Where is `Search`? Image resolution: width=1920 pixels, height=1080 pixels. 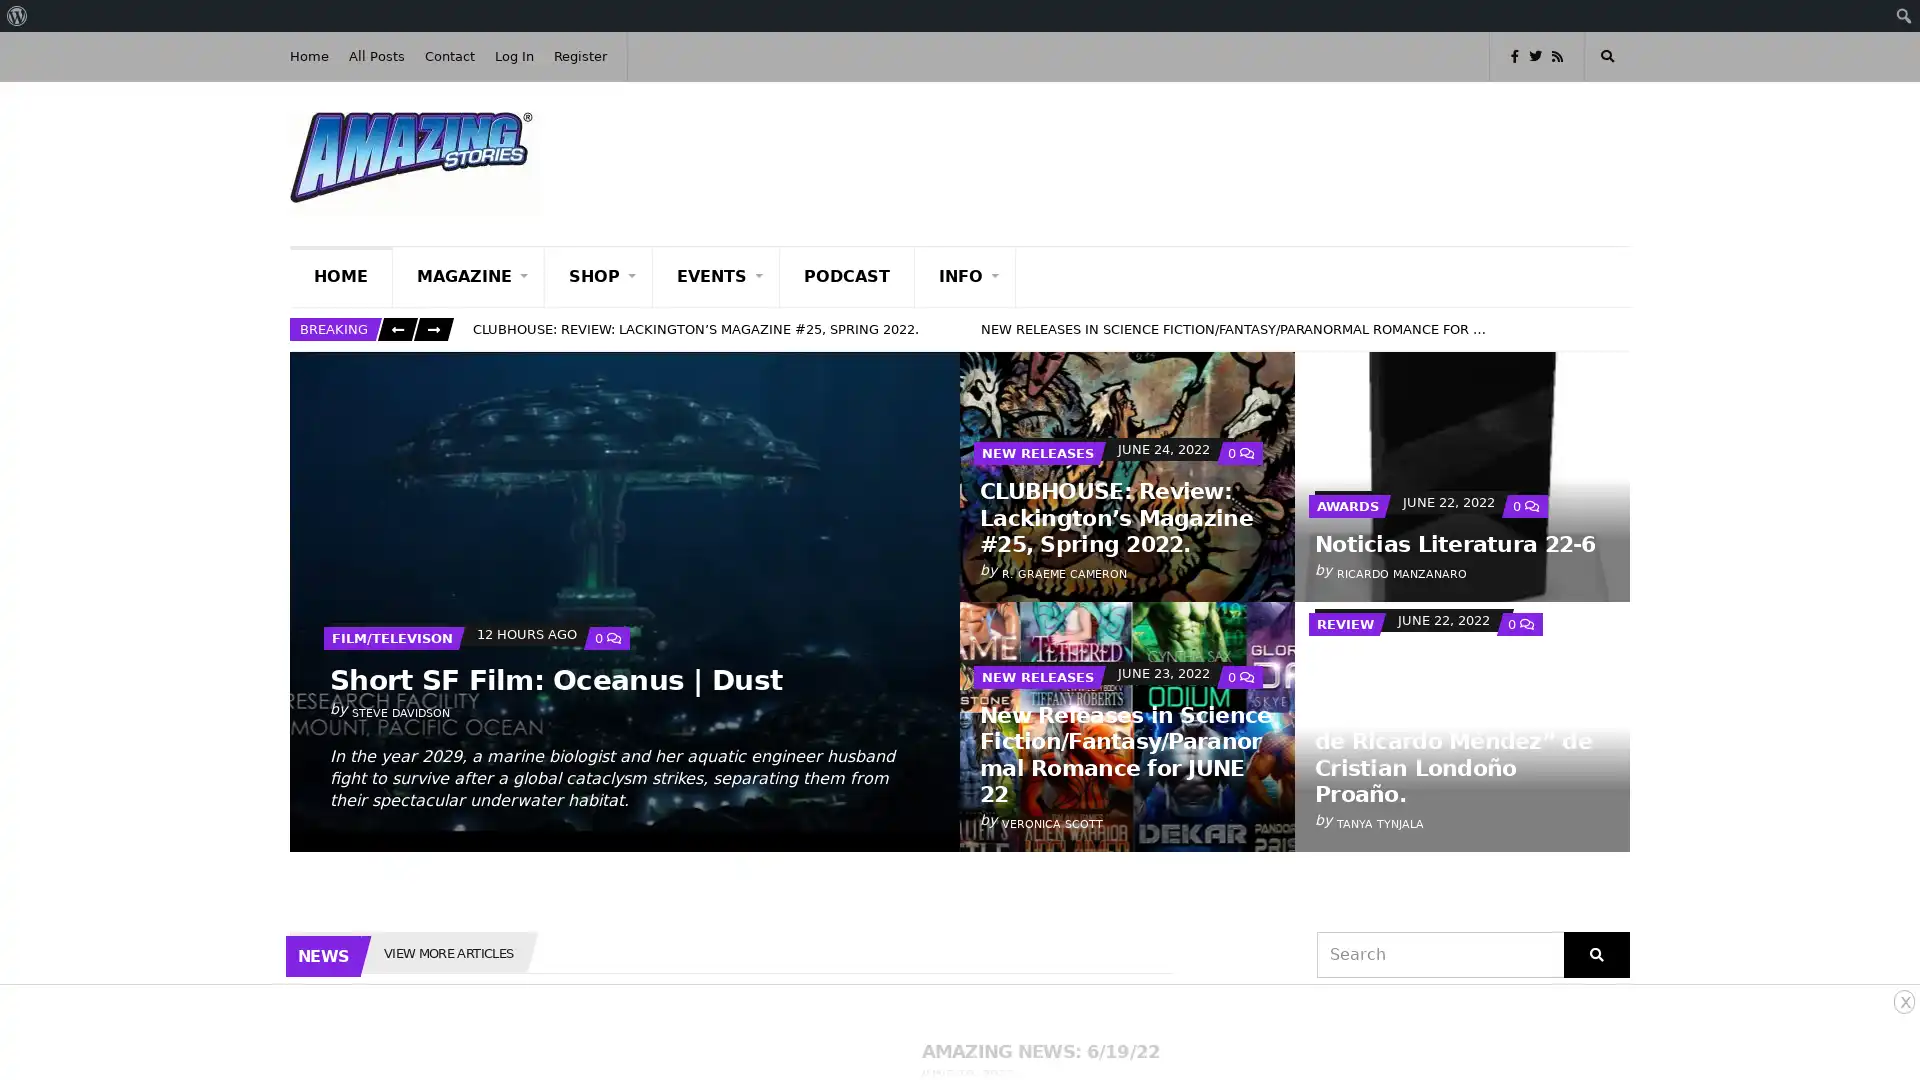 Search is located at coordinates (1595, 952).